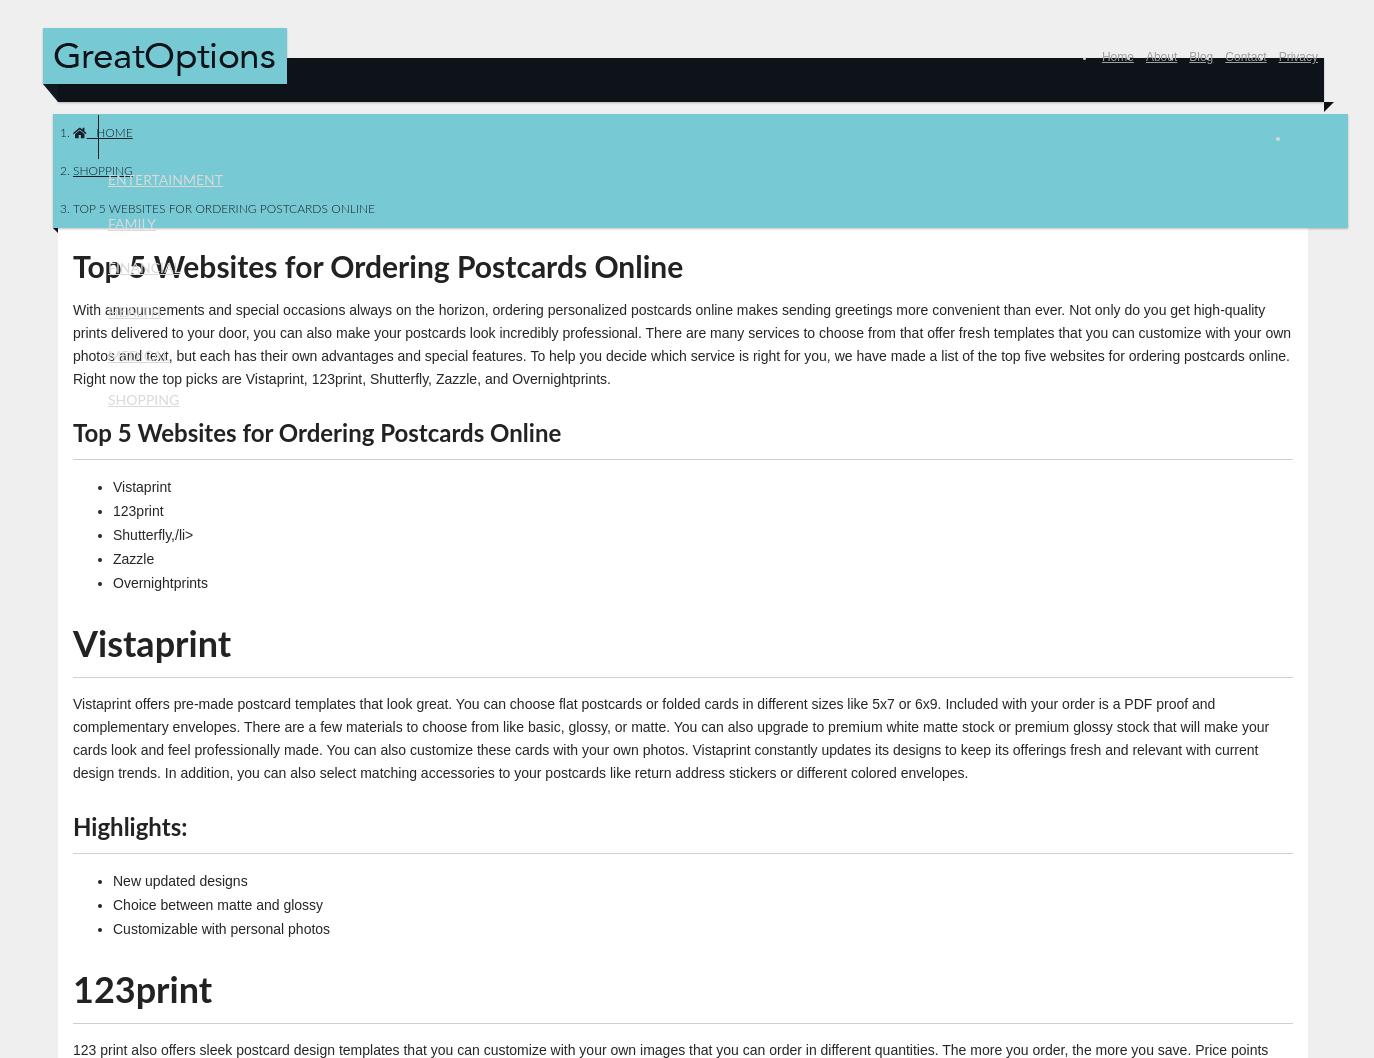 This screenshot has width=1374, height=1058. I want to click on 'New updated designs', so click(178, 879).